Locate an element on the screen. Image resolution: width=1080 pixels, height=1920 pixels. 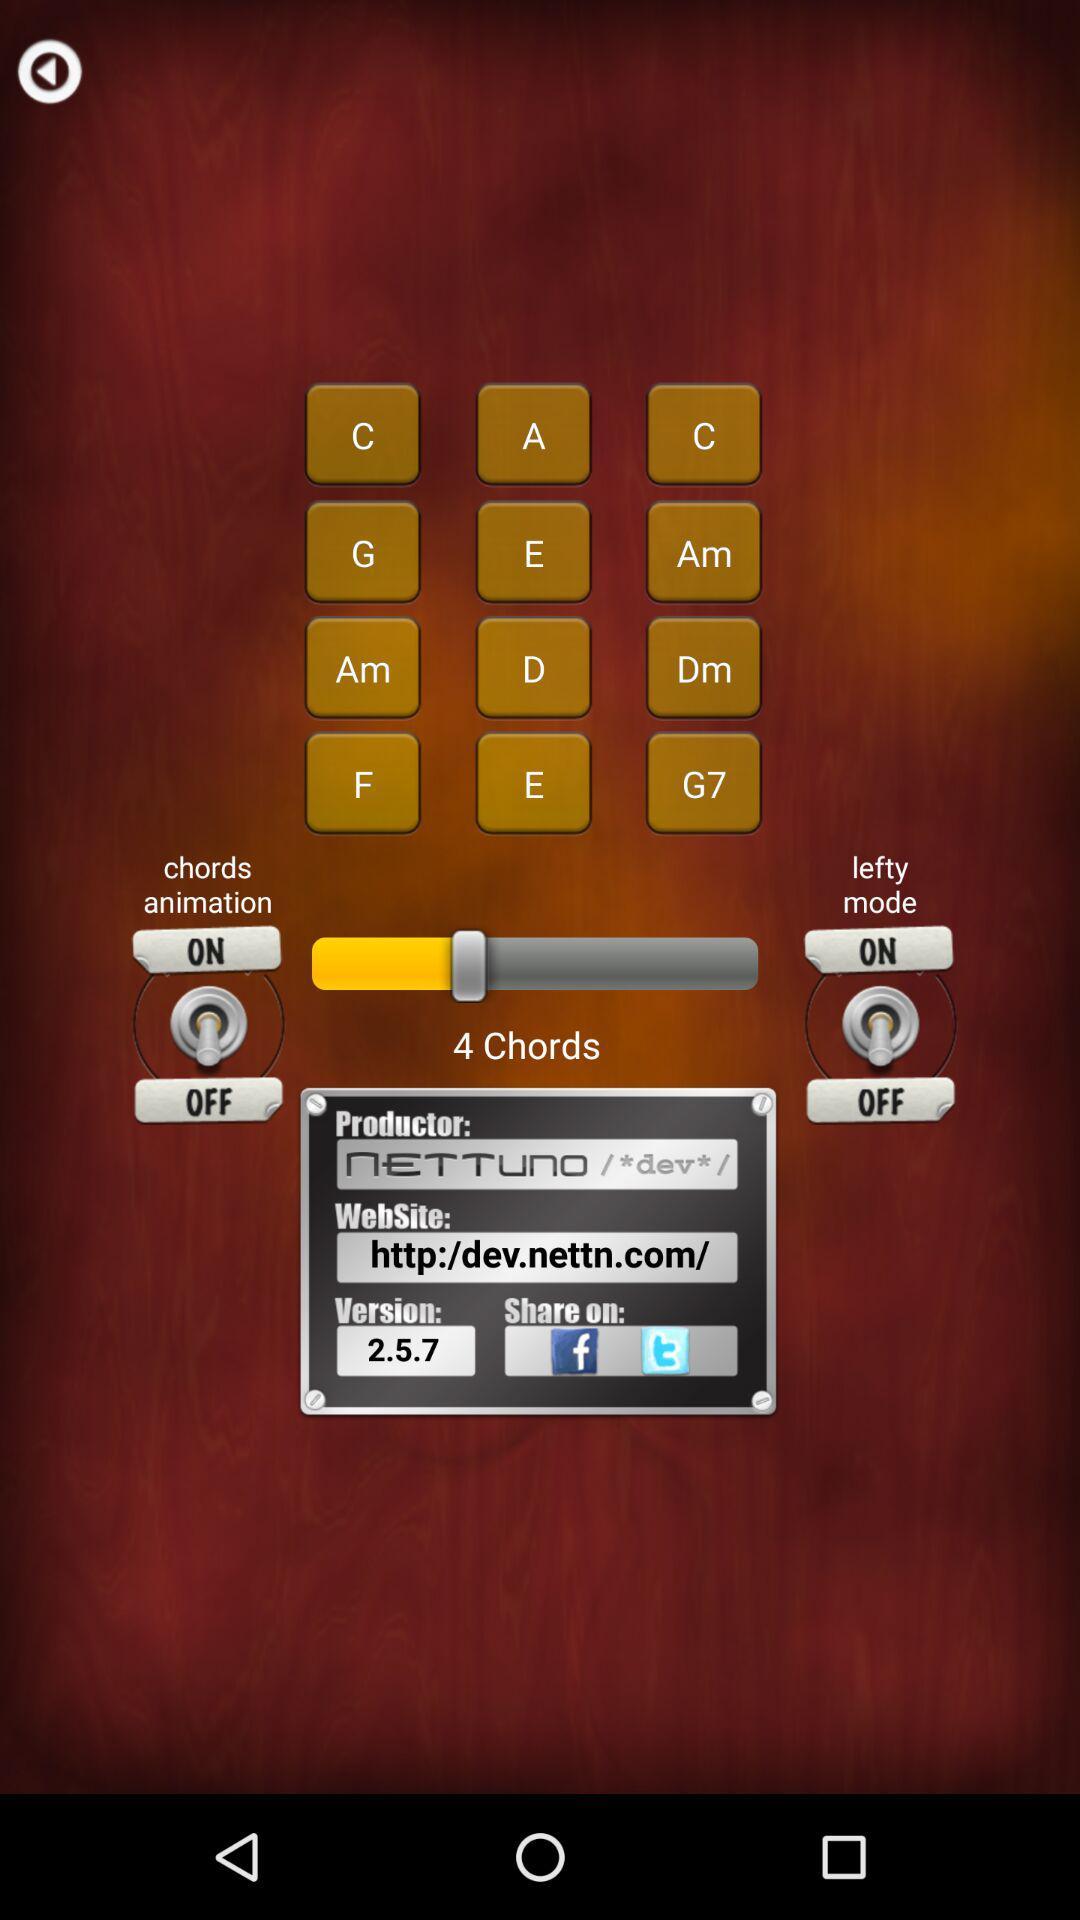
app next to 2.5.7 is located at coordinates (548, 1394).